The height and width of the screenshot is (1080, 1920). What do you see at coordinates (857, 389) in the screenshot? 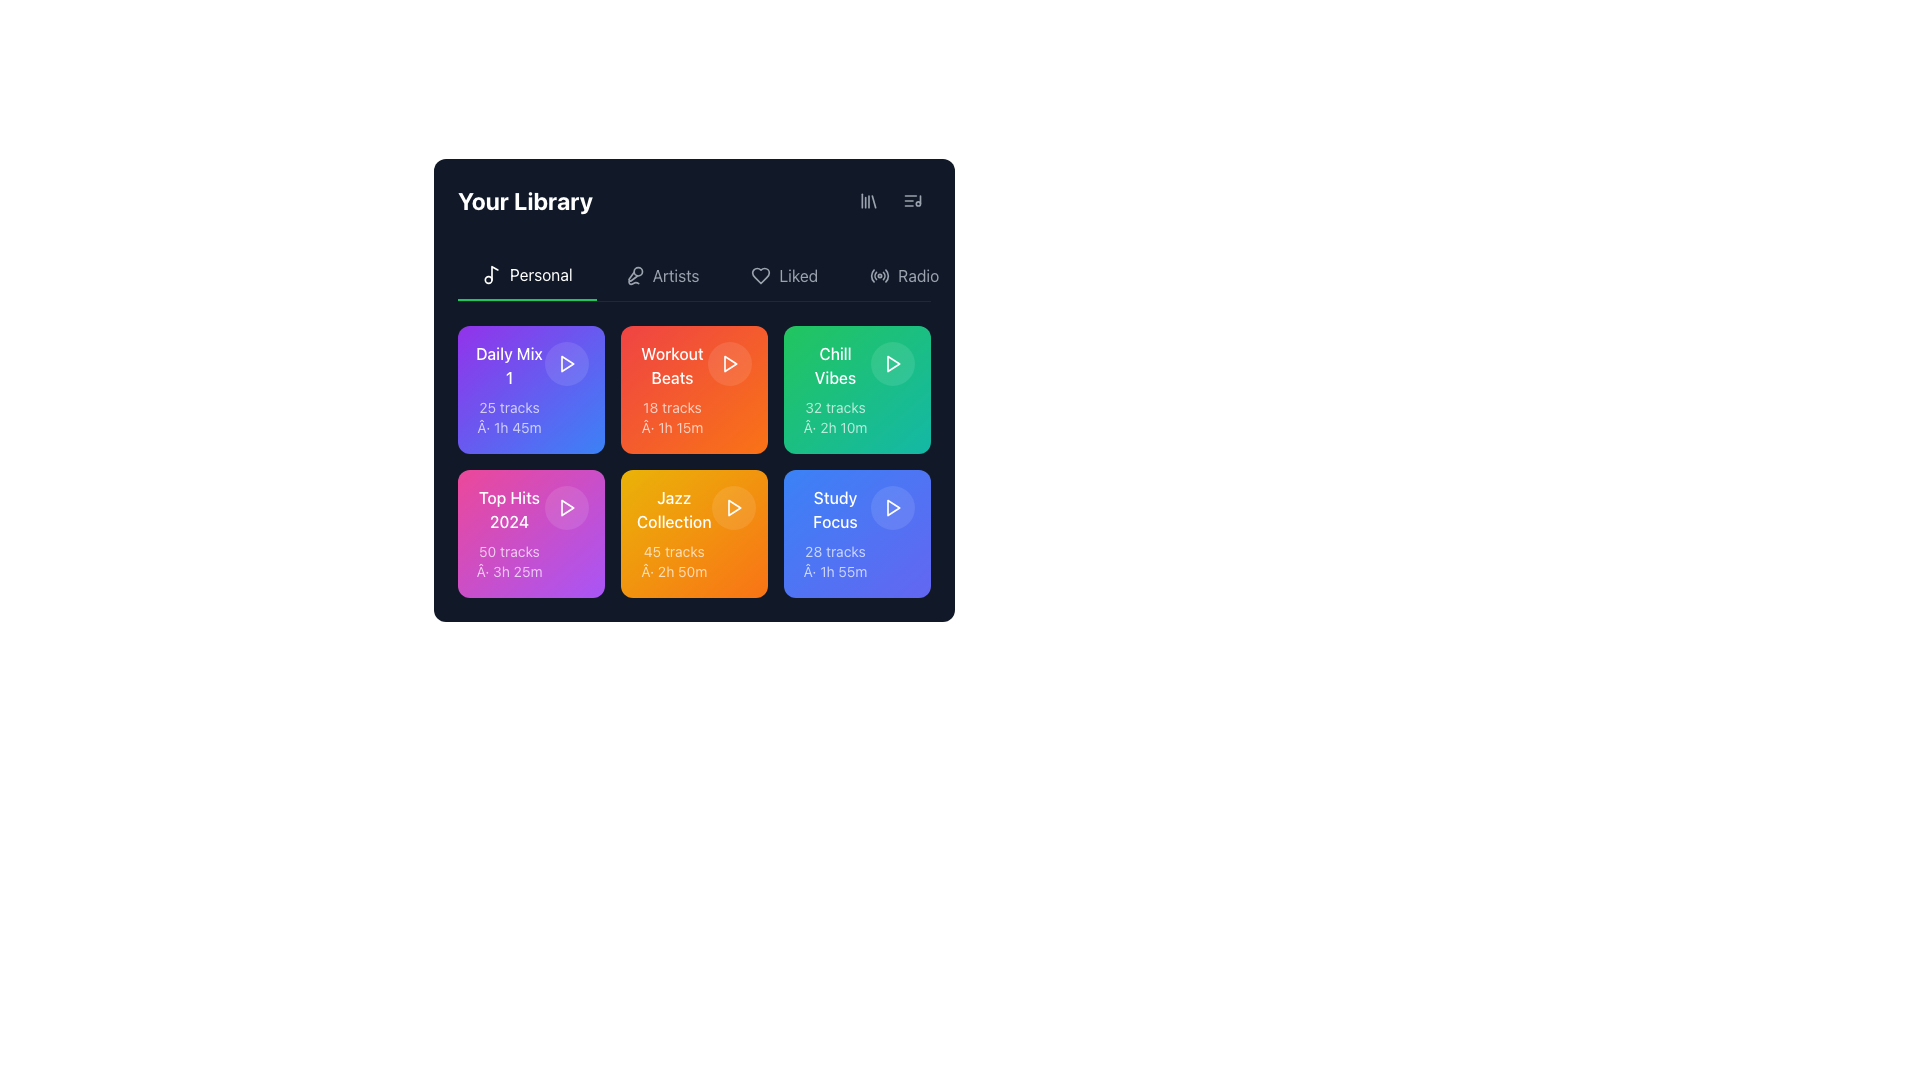
I see `the play button located on the 'Chill Vibes' informational tile` at bounding box center [857, 389].